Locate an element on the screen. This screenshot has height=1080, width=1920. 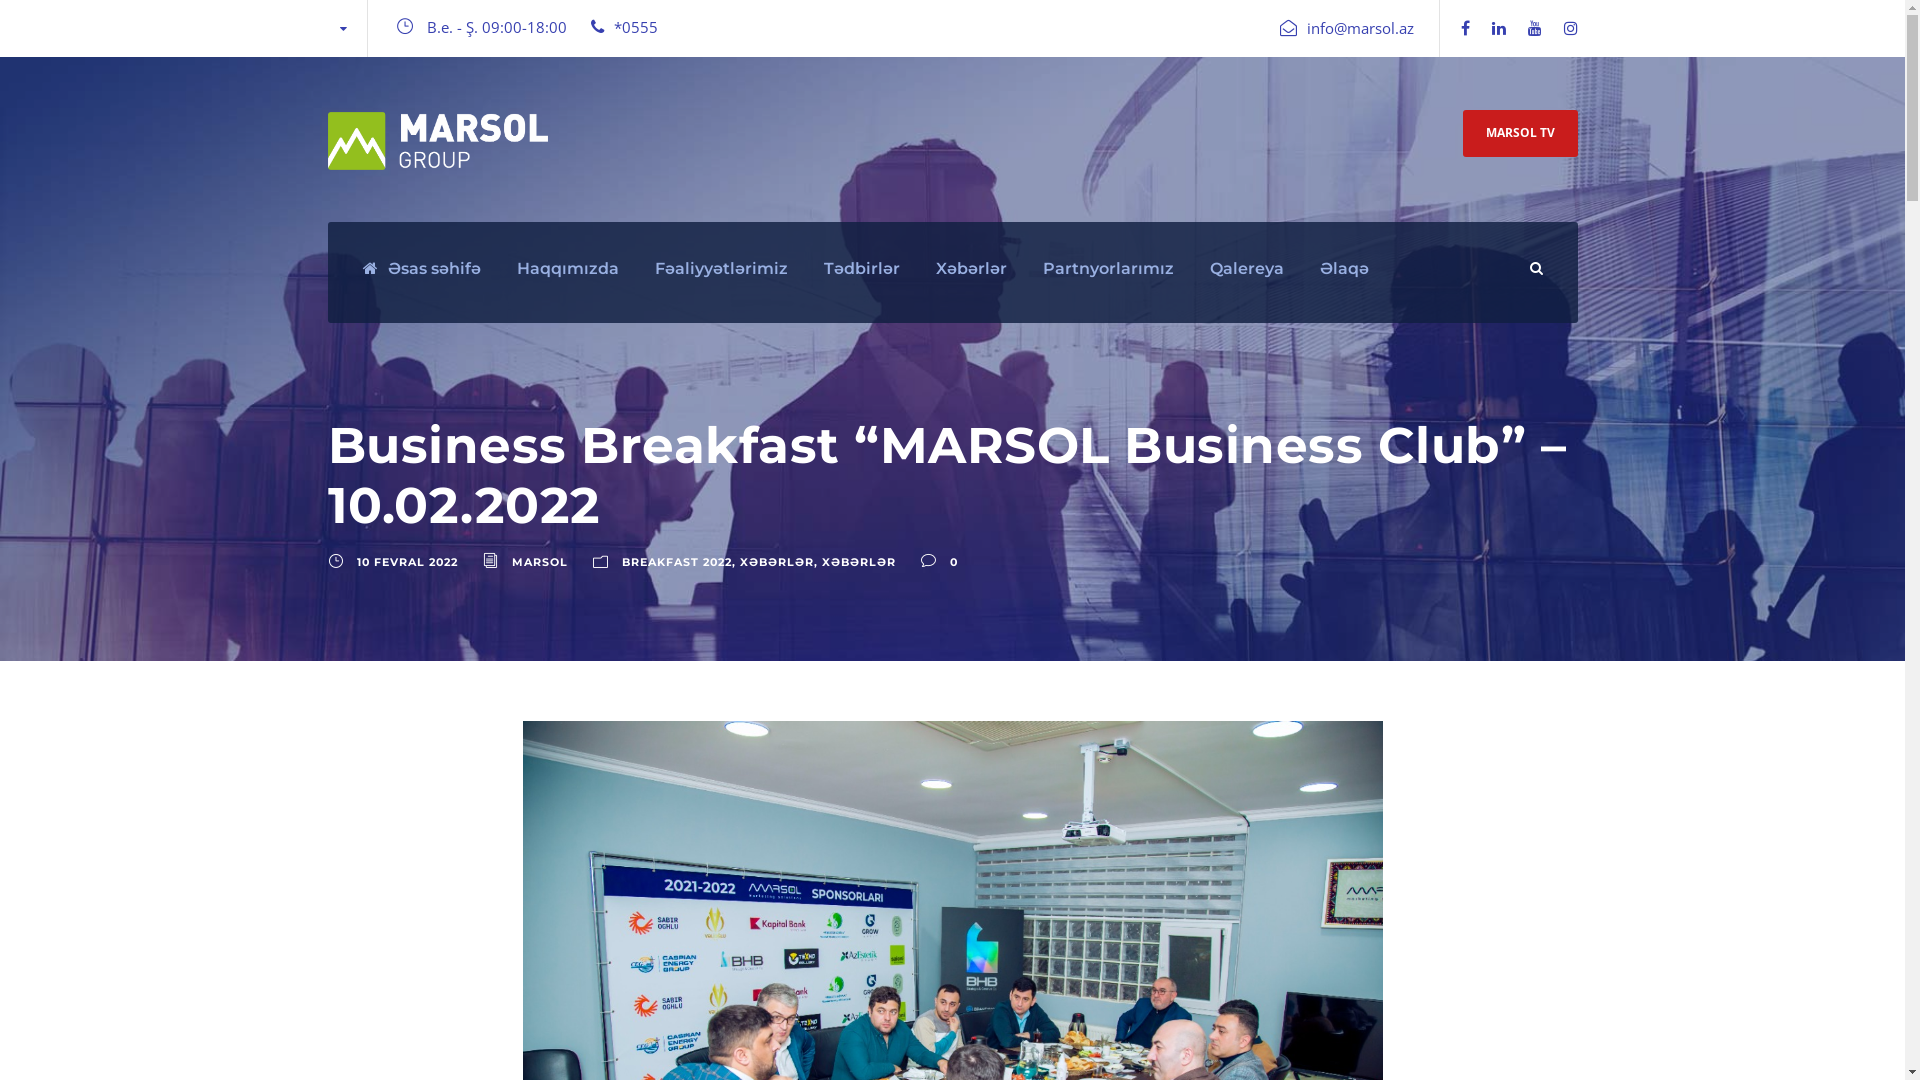
'instagram' is located at coordinates (1569, 27).